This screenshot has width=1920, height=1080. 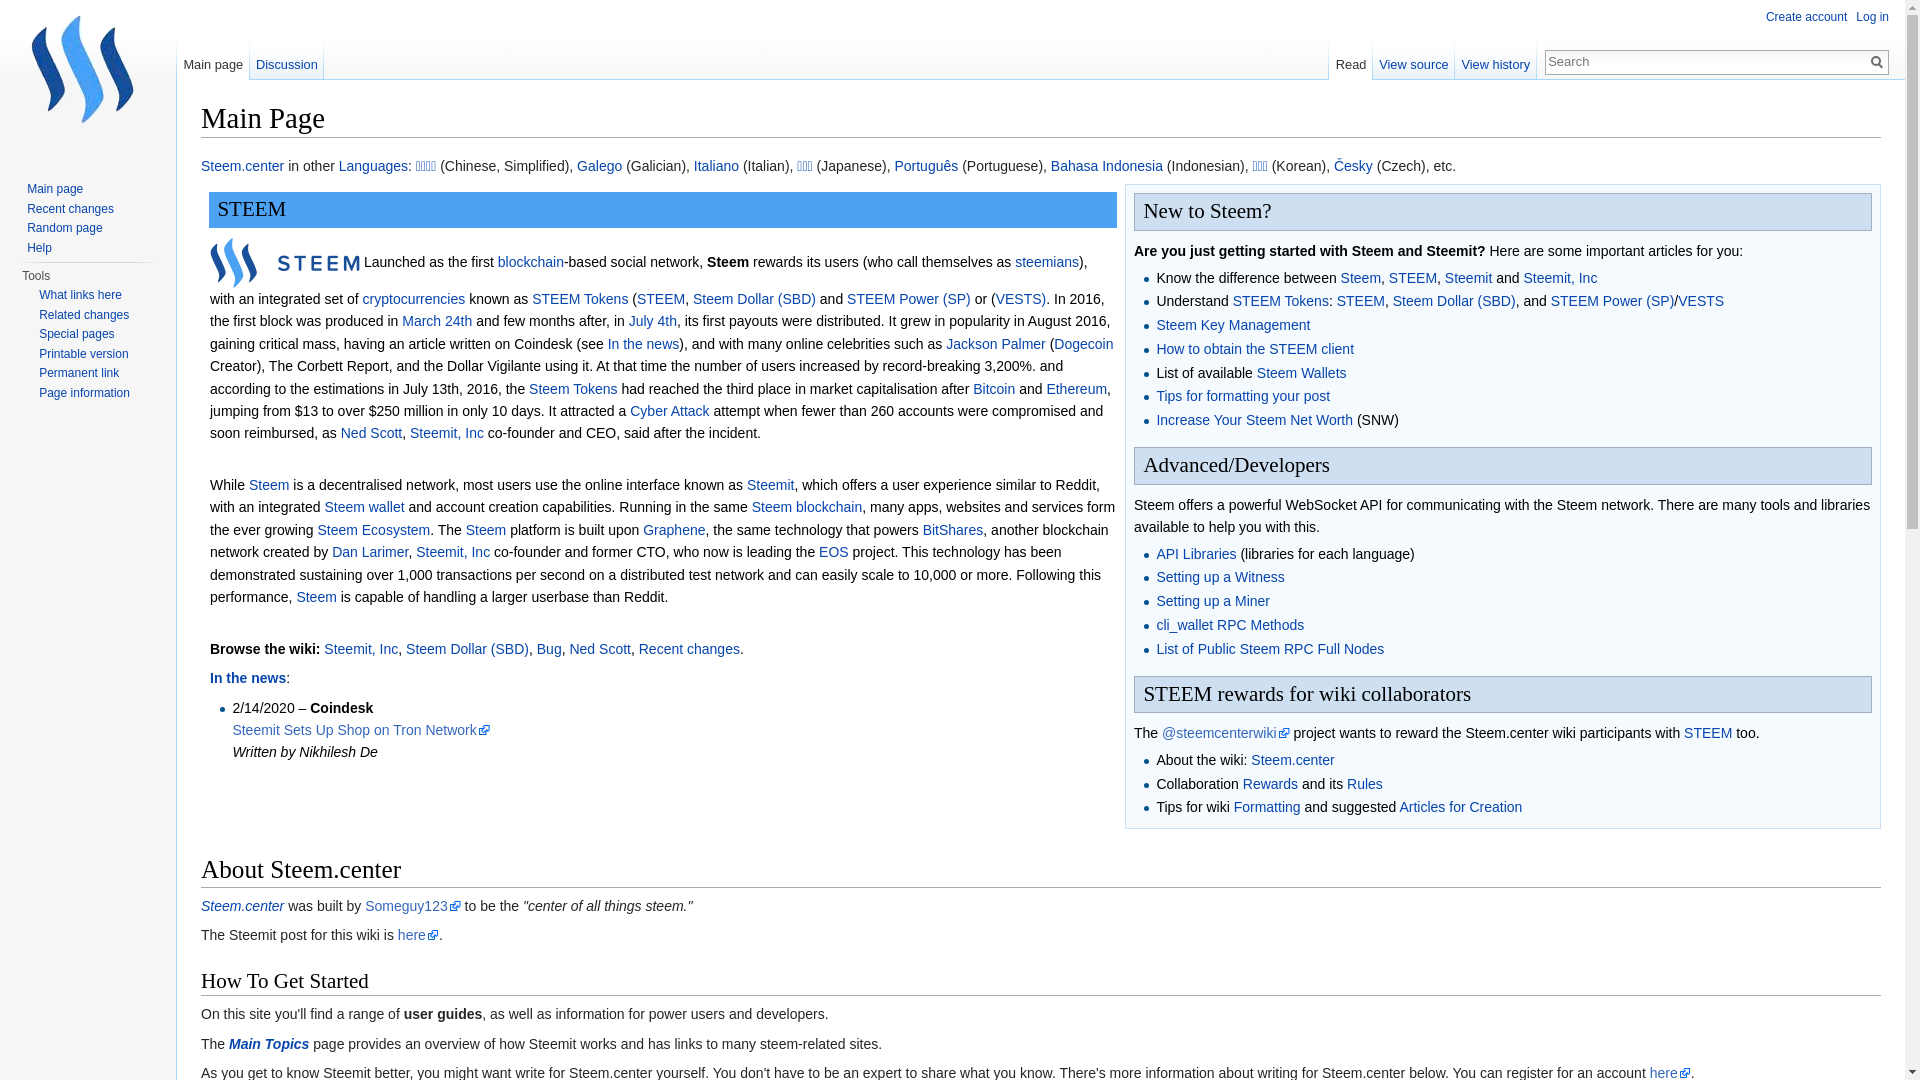 What do you see at coordinates (1806, 16) in the screenshot?
I see `'Create account'` at bounding box center [1806, 16].